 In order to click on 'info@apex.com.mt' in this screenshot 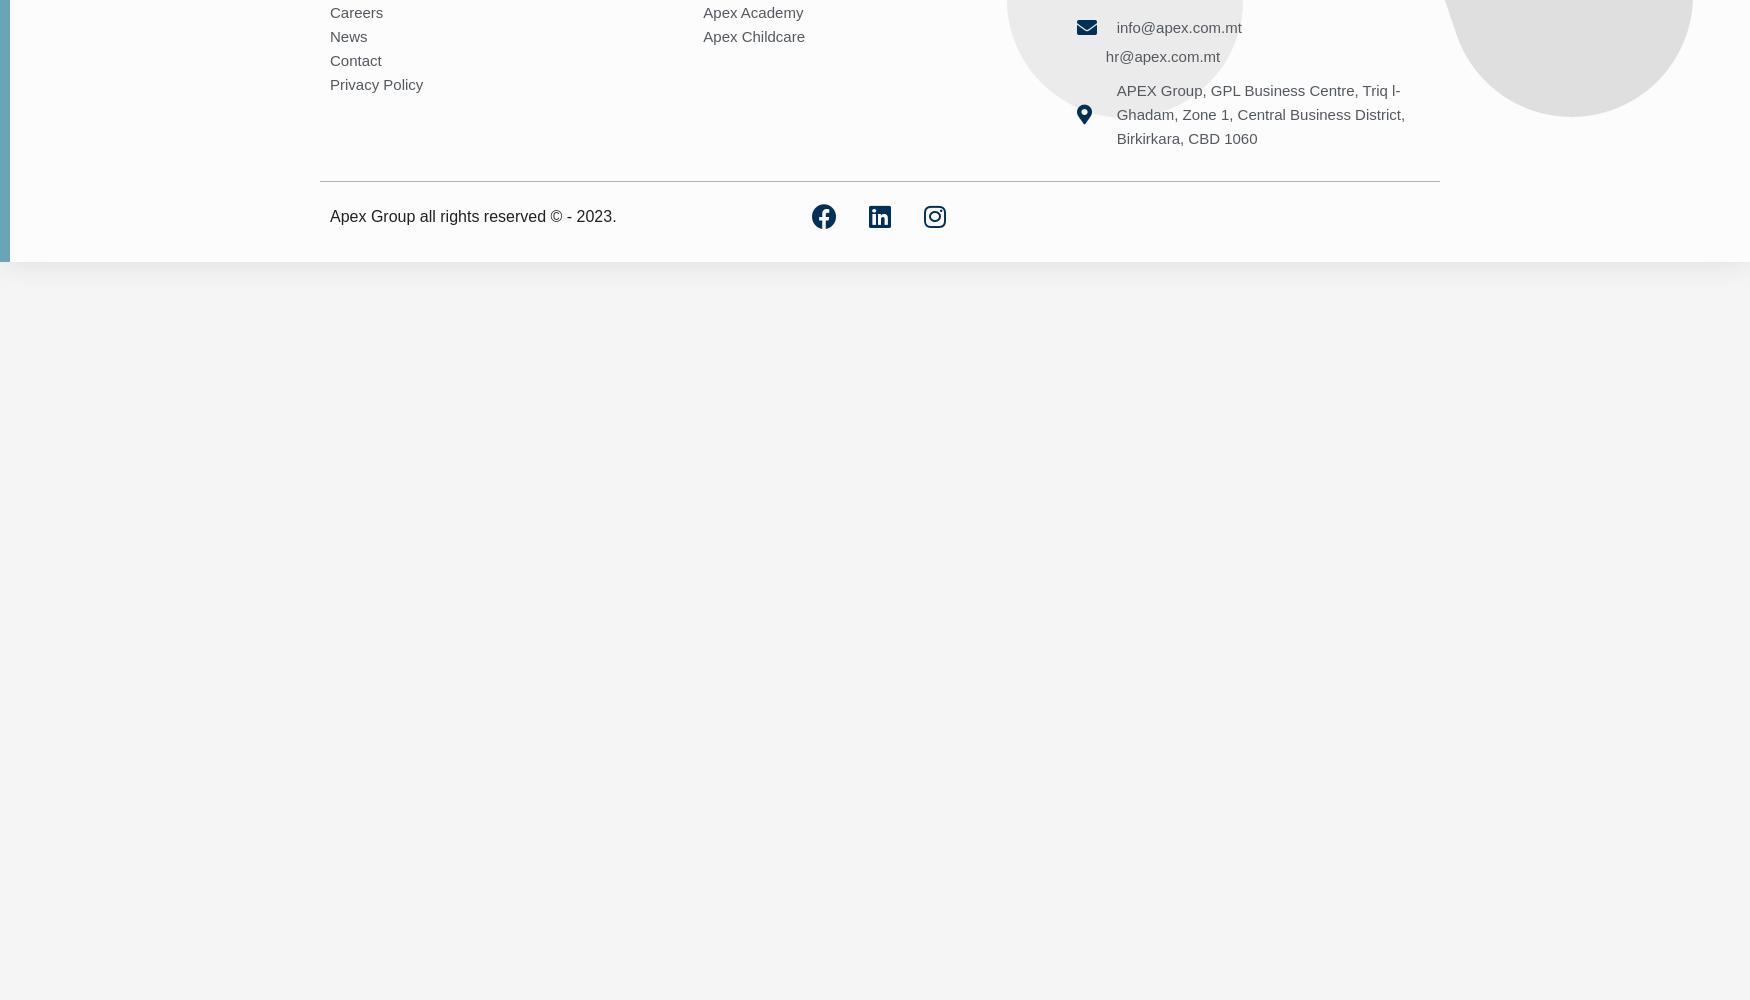, I will do `click(1177, 26)`.